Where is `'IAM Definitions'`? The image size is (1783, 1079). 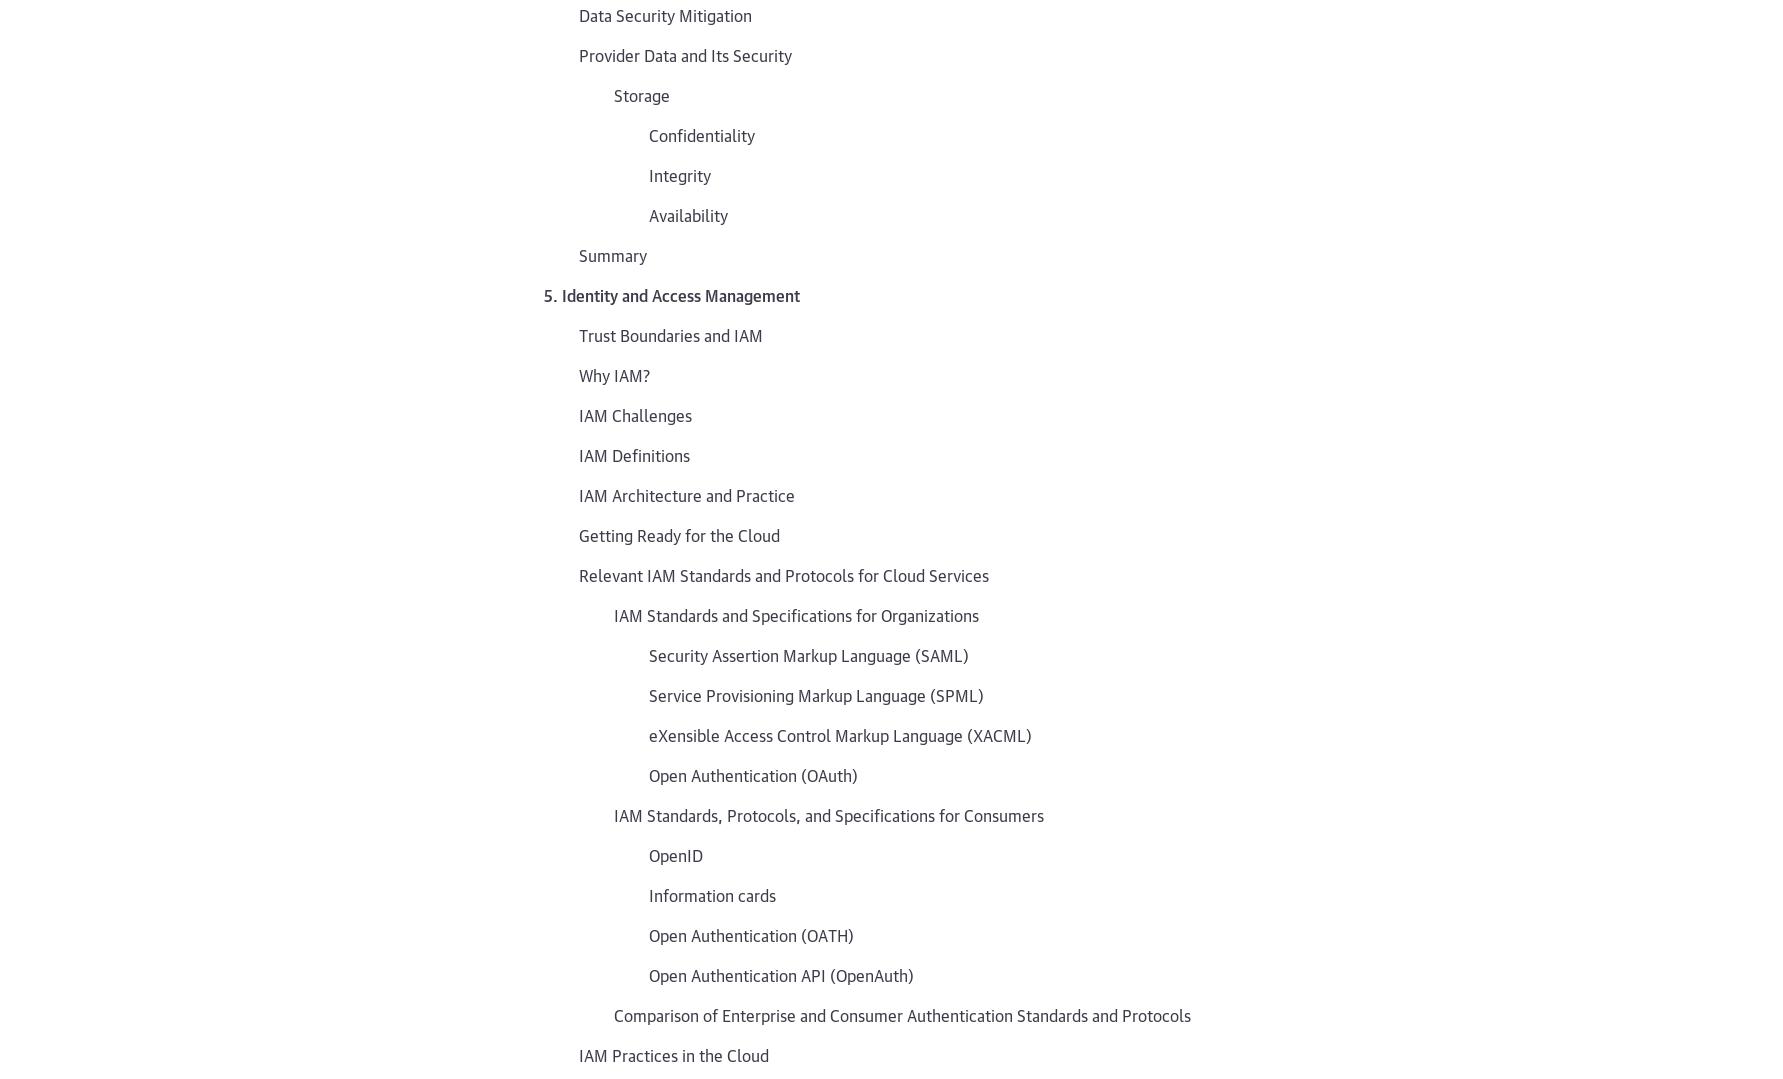 'IAM Definitions' is located at coordinates (634, 454).